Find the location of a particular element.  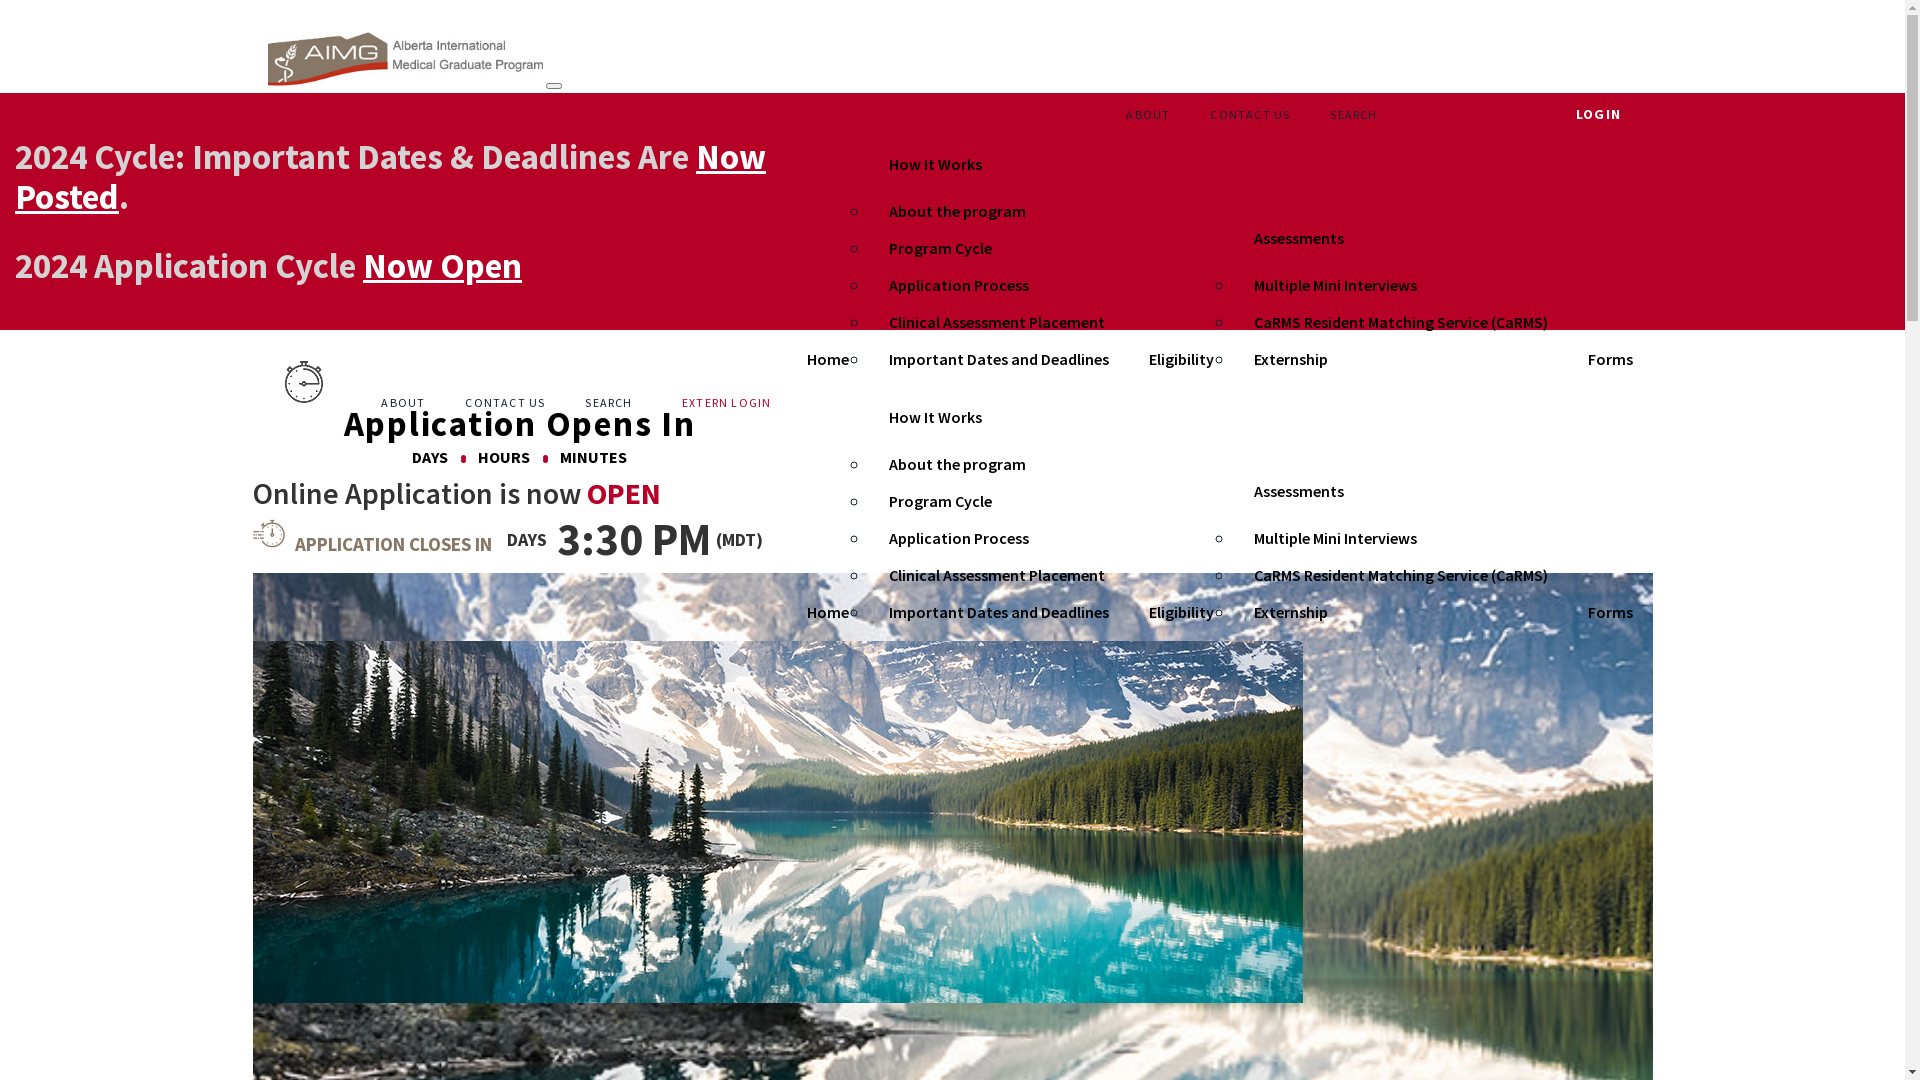

'Now Open' is located at coordinates (441, 265).